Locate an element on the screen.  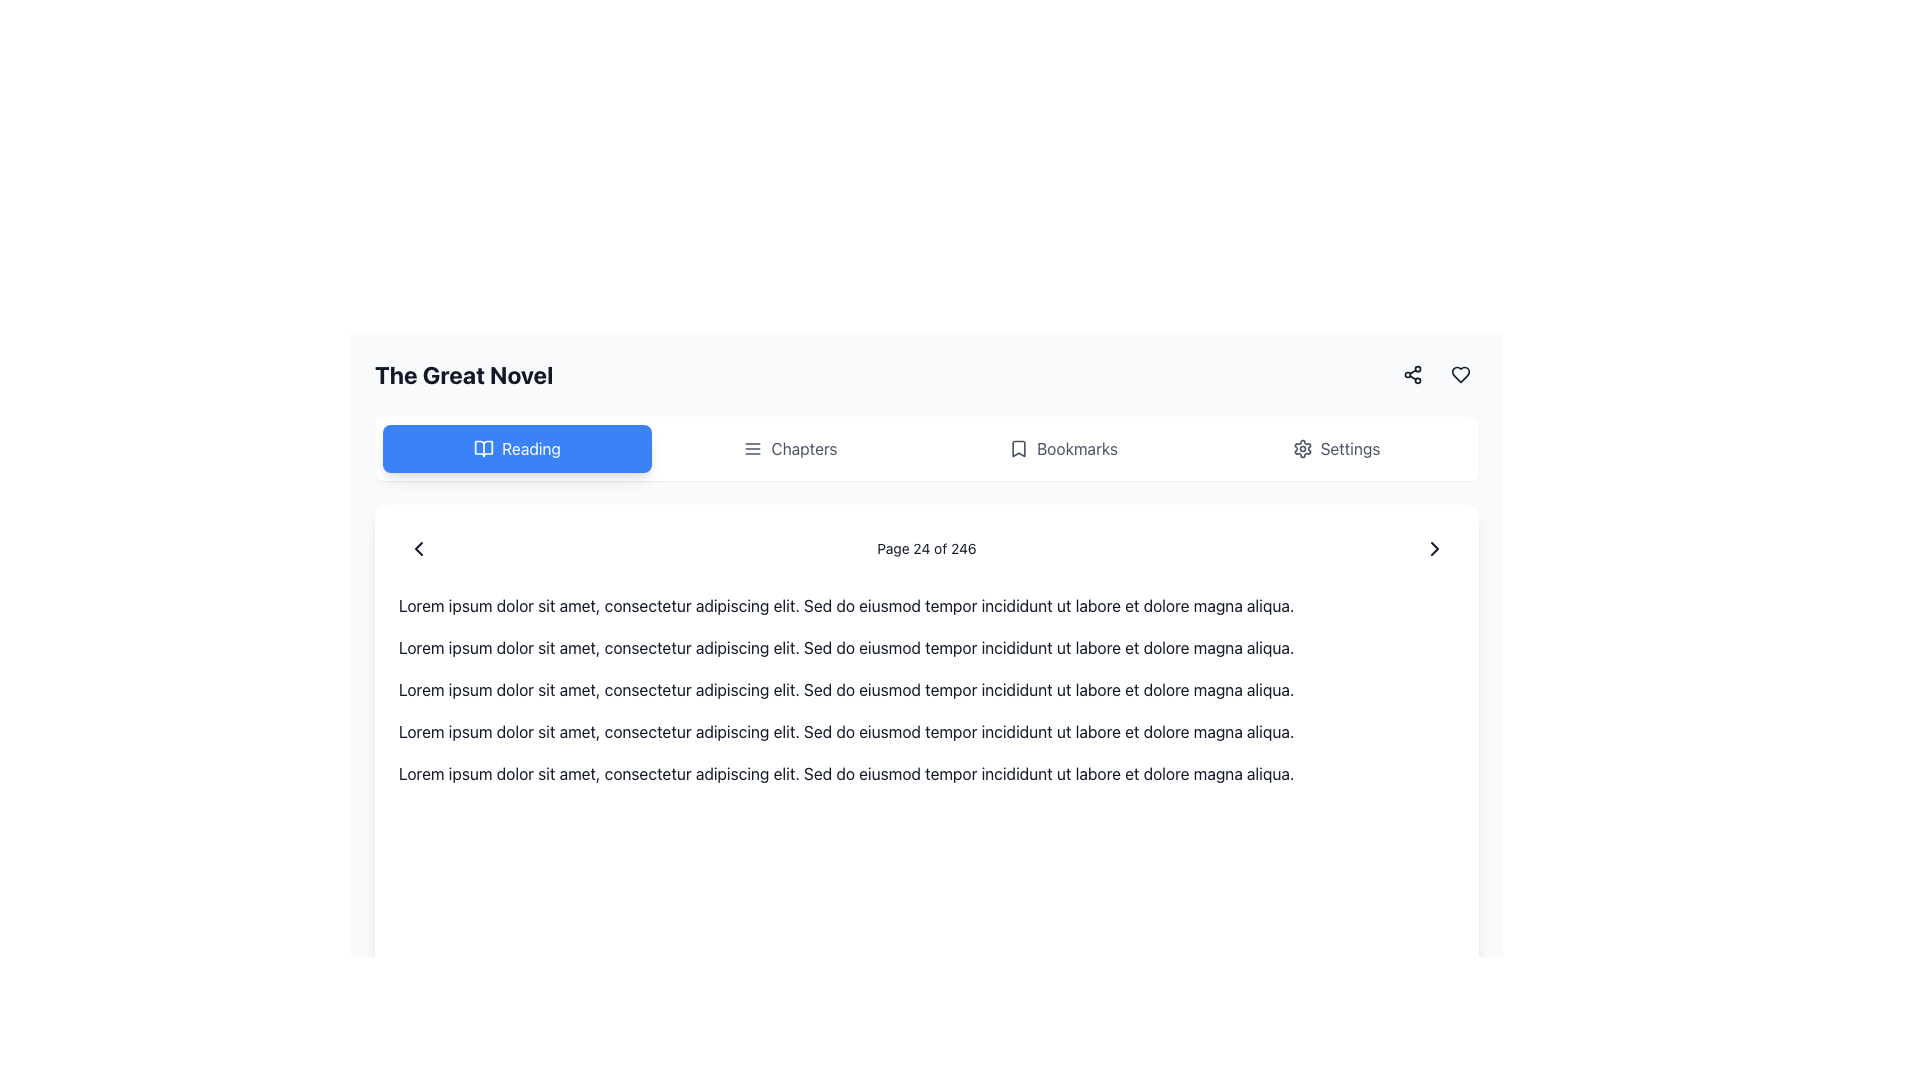
the right half of the book-shaped icon located in the header navigation bar, which is associated with reading or literature is located at coordinates (484, 447).